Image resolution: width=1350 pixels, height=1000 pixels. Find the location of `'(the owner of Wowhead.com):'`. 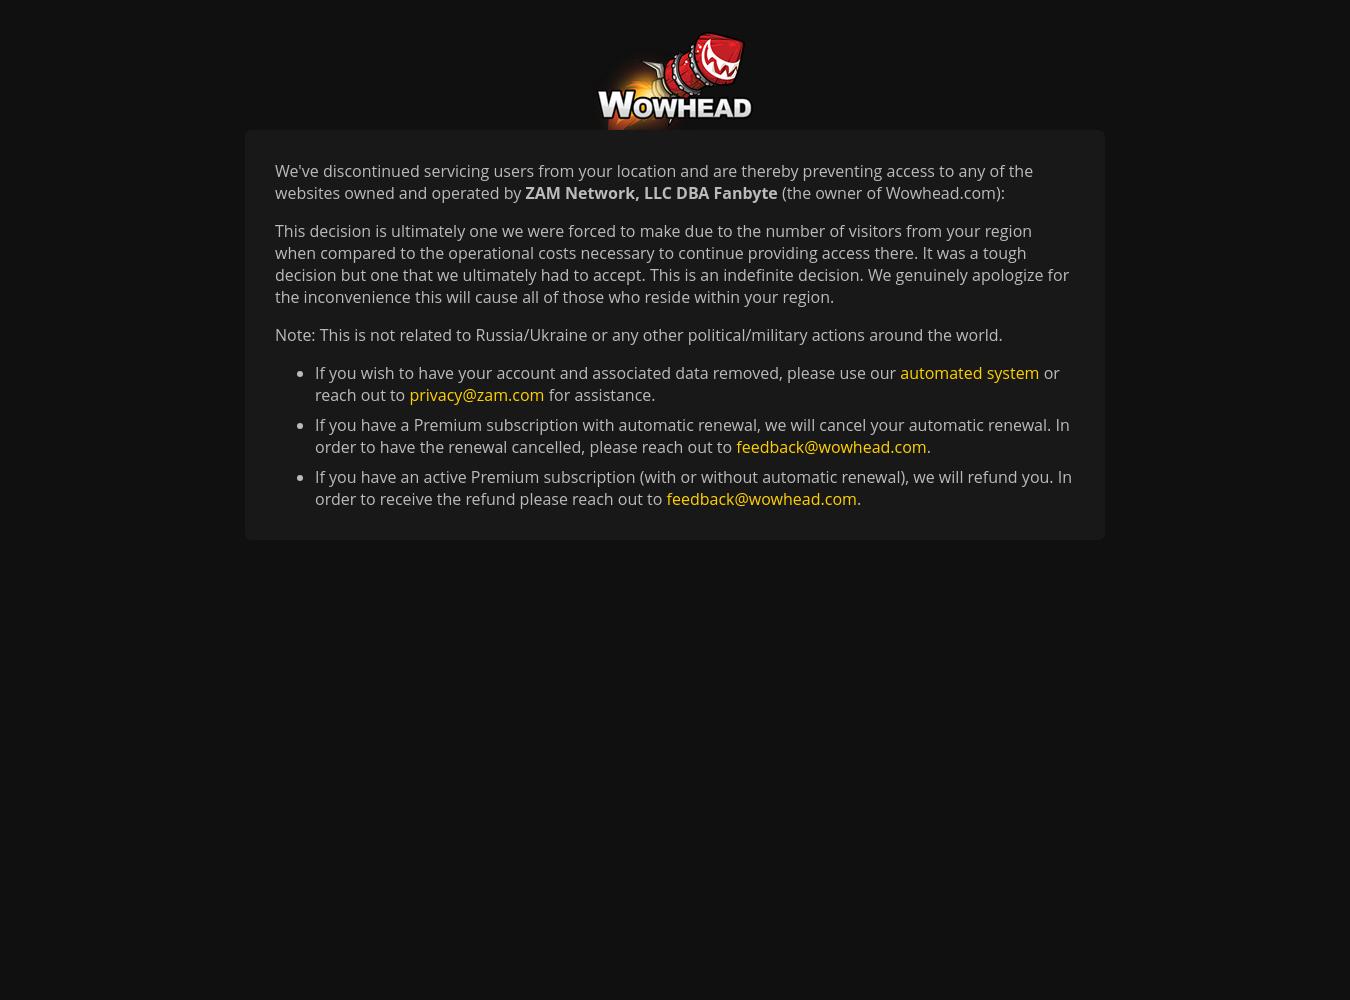

'(the owner of Wowhead.com):' is located at coordinates (890, 192).